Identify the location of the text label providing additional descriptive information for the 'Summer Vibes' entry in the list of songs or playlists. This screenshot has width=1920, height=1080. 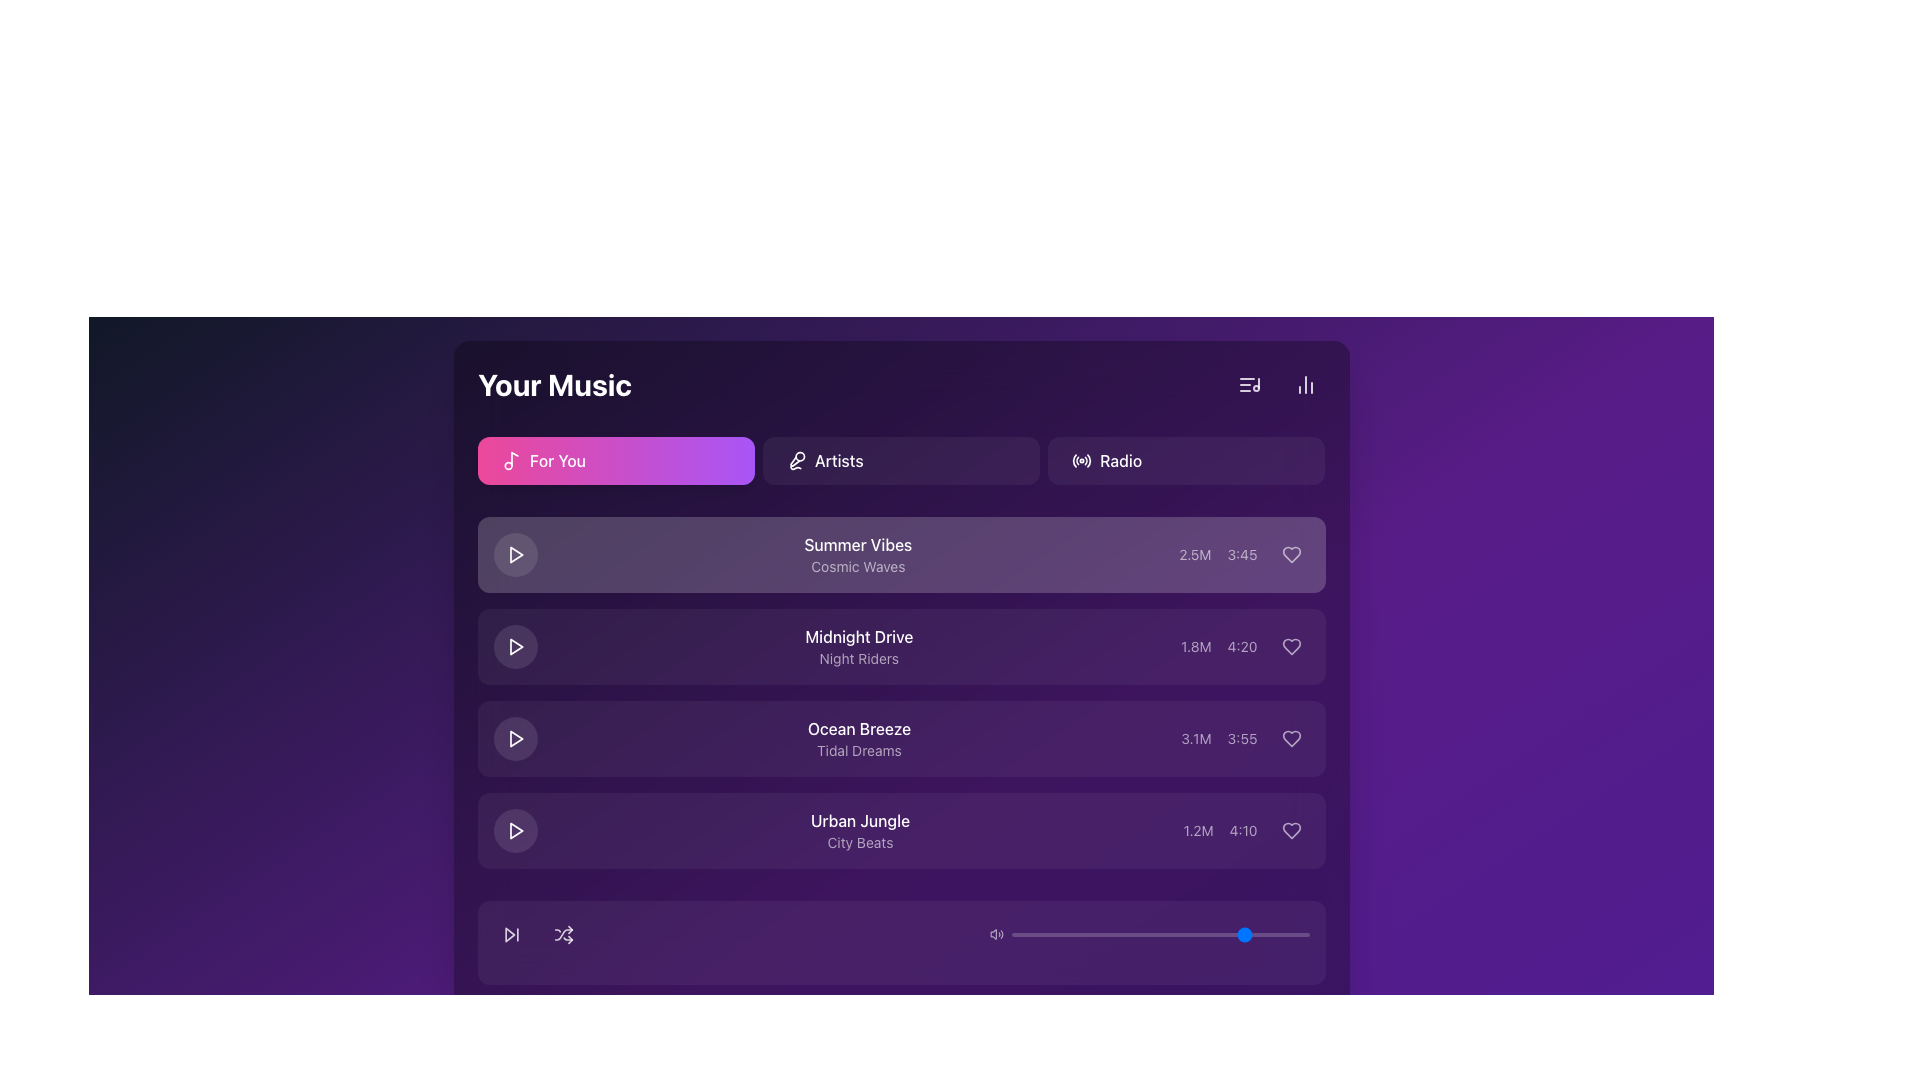
(858, 567).